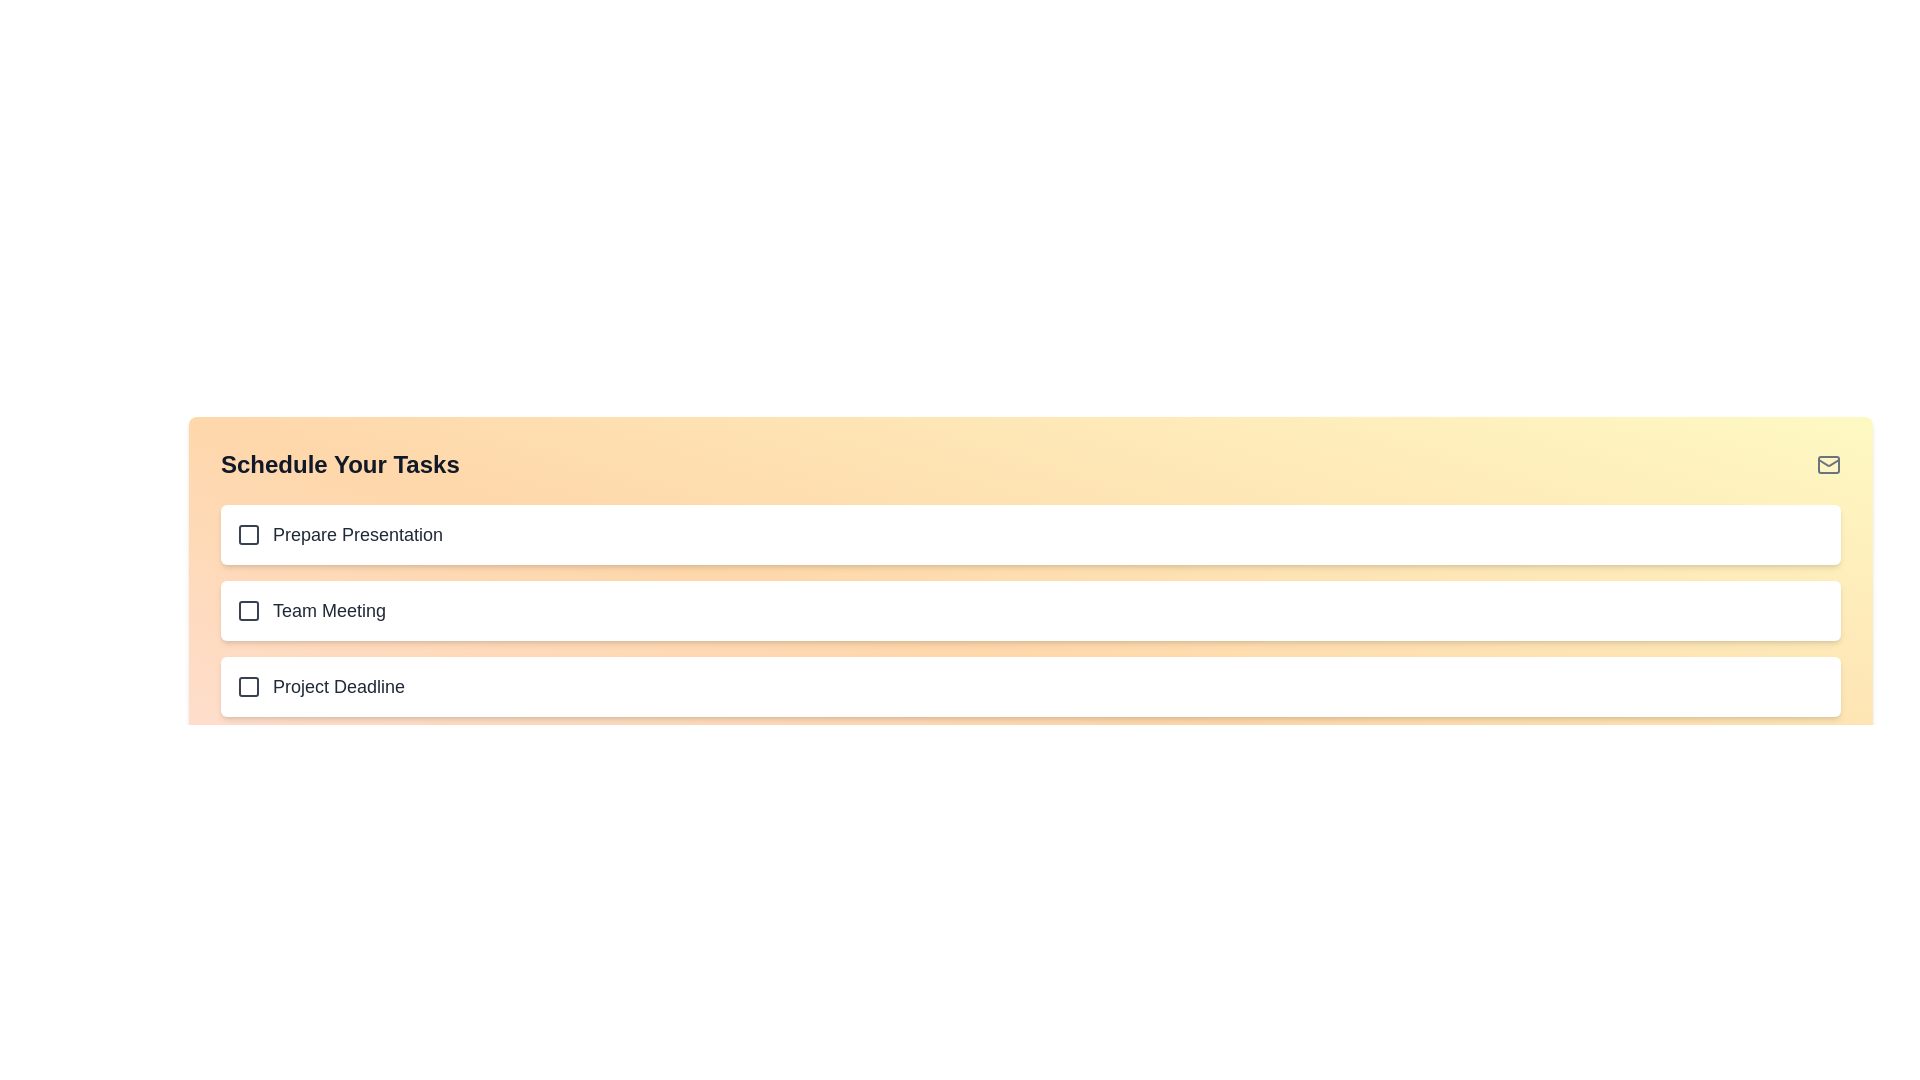  What do you see at coordinates (248, 685) in the screenshot?
I see `the graphical representation icon indicating the selection mechanism in the bottommost task row labeled 'Project Deadline' under 'Schedule Your Tasks'` at bounding box center [248, 685].